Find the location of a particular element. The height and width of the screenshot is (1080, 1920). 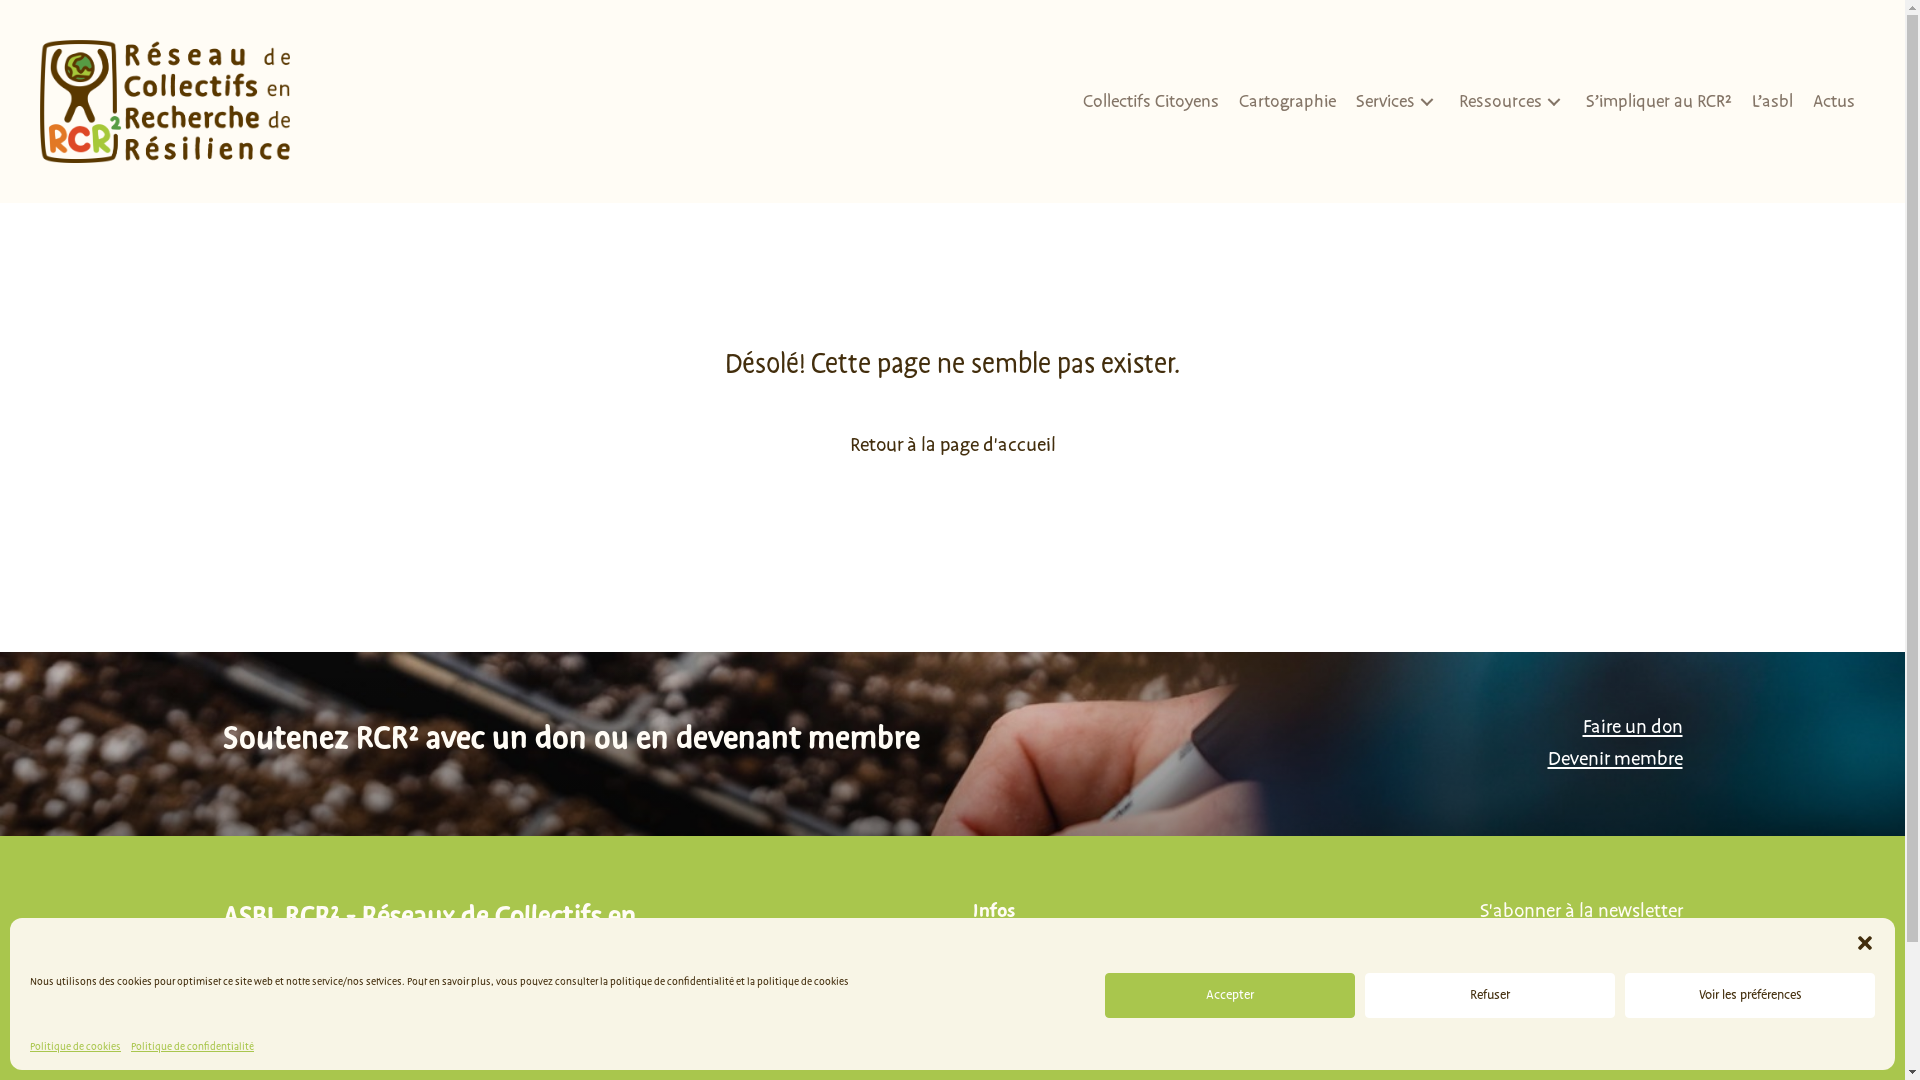

'Services' is located at coordinates (1396, 101).